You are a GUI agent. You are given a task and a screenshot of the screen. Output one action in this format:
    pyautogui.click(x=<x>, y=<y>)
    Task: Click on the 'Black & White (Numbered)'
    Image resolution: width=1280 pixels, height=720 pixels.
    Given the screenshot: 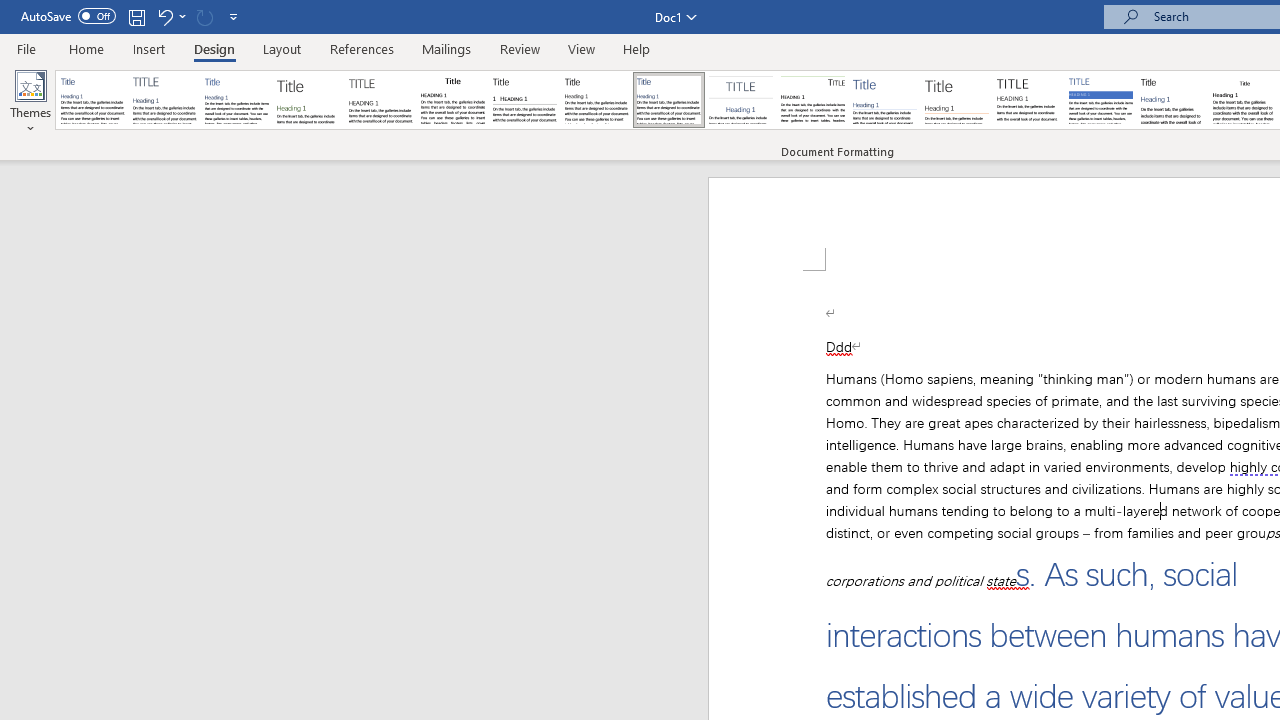 What is the action you would take?
    pyautogui.click(x=524, y=100)
    